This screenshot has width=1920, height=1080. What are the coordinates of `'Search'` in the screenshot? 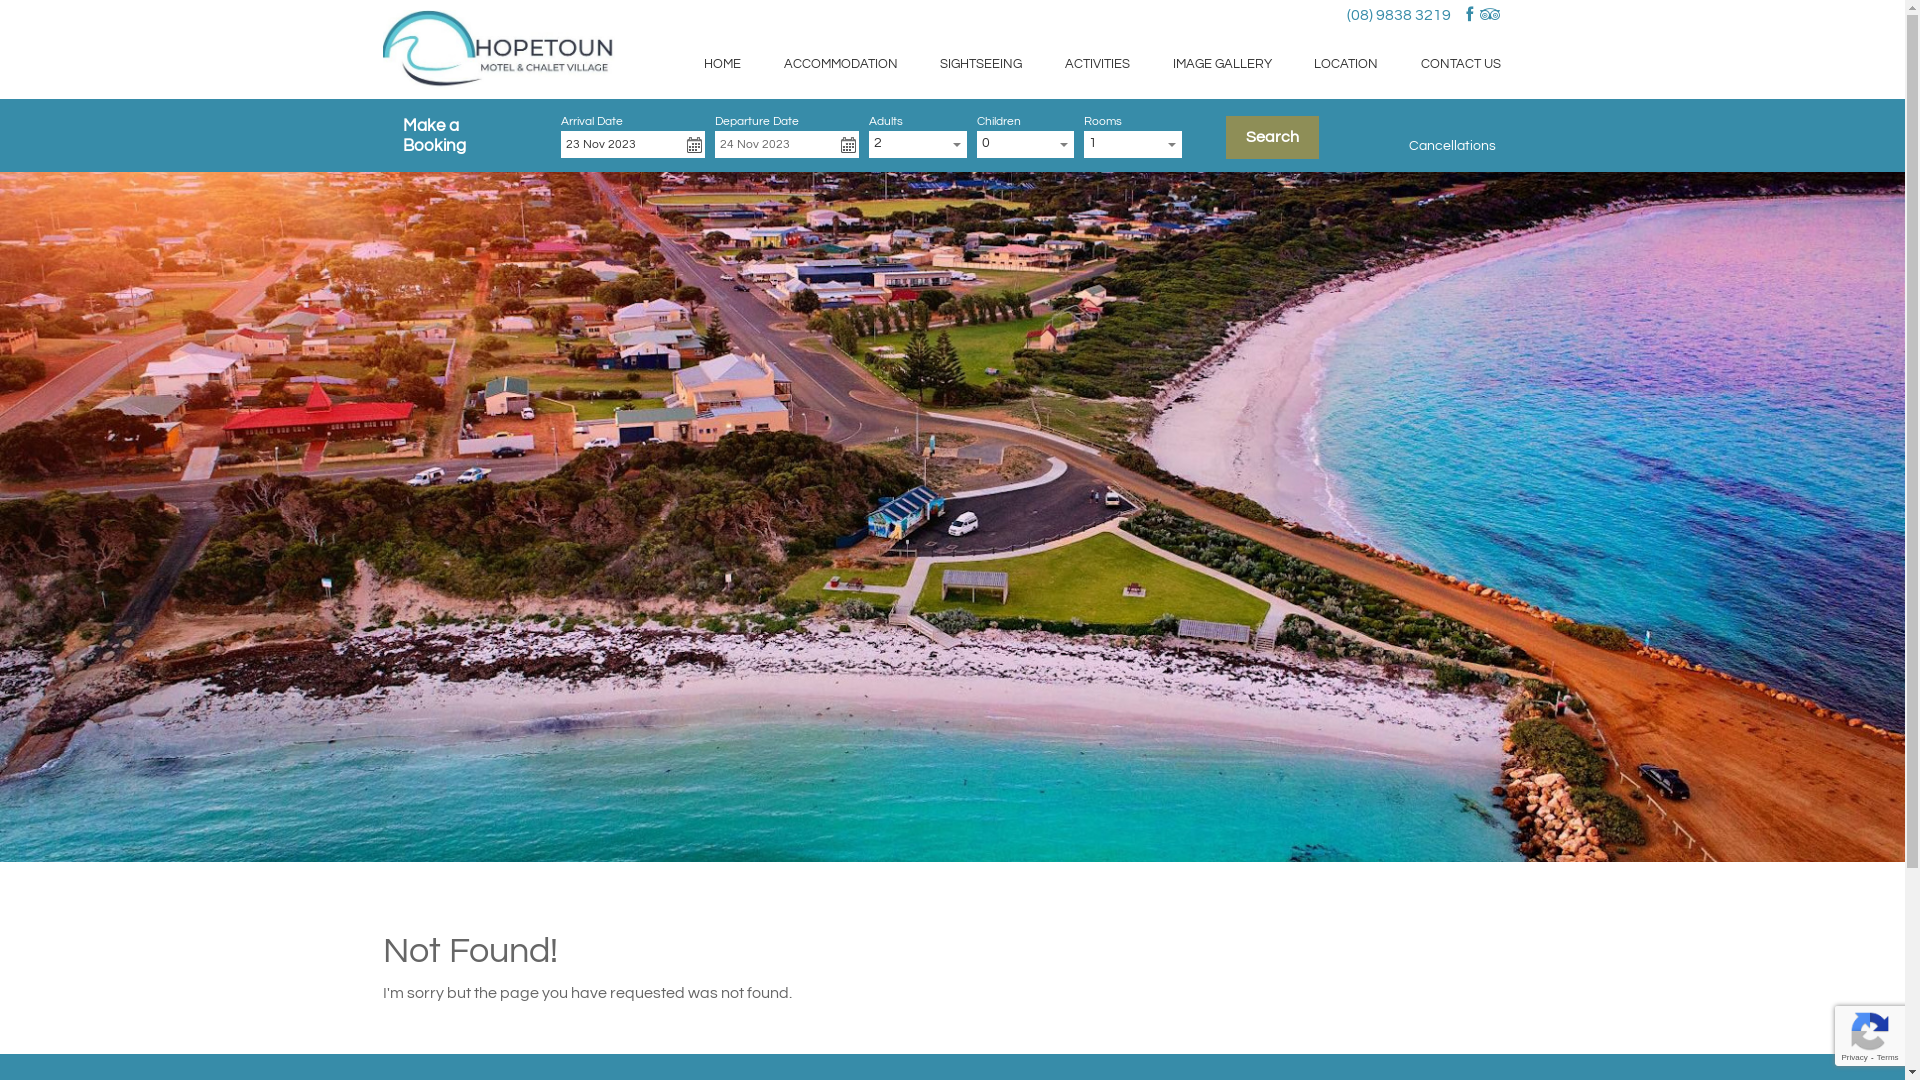 It's located at (1271, 136).